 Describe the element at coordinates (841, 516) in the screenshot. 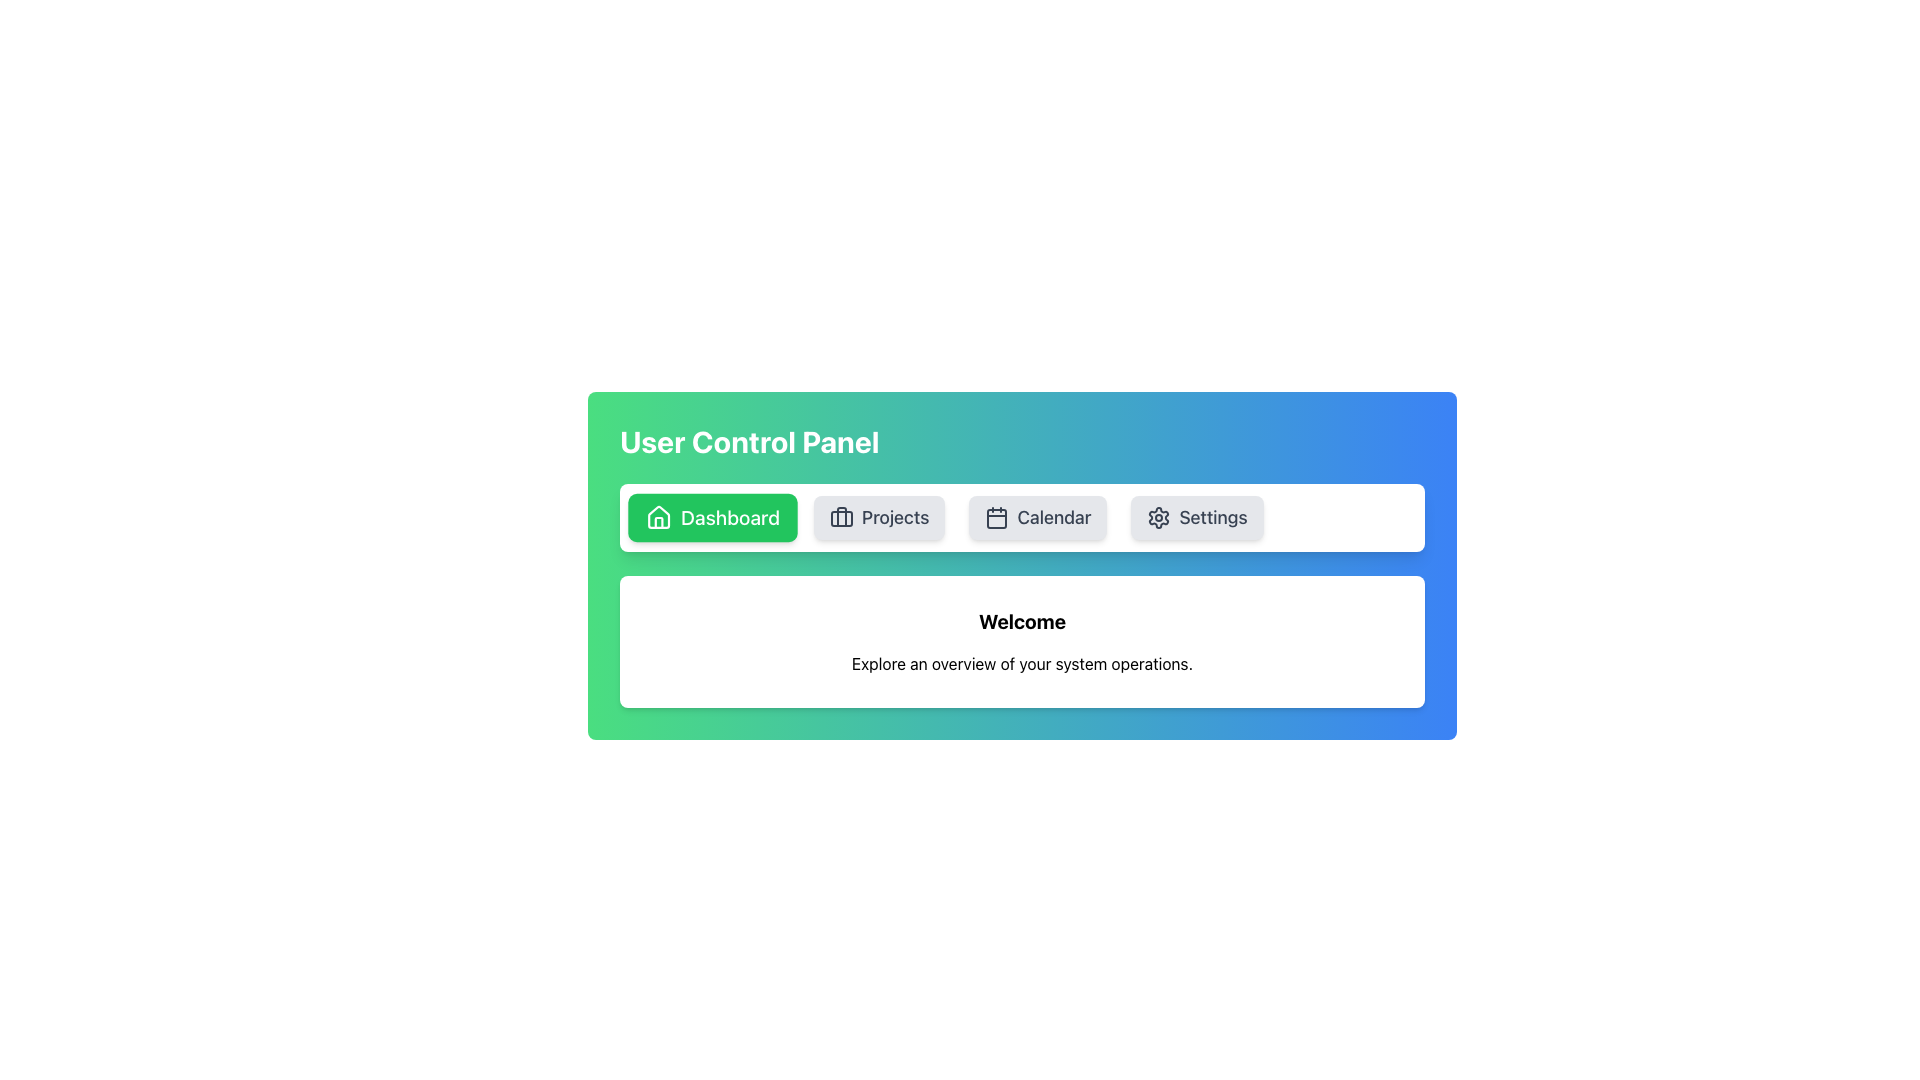

I see `the briefcase icon located inside the 'Projects' button, which is the second button from the left in the menu bar under the 'User Control Panel'` at that location.